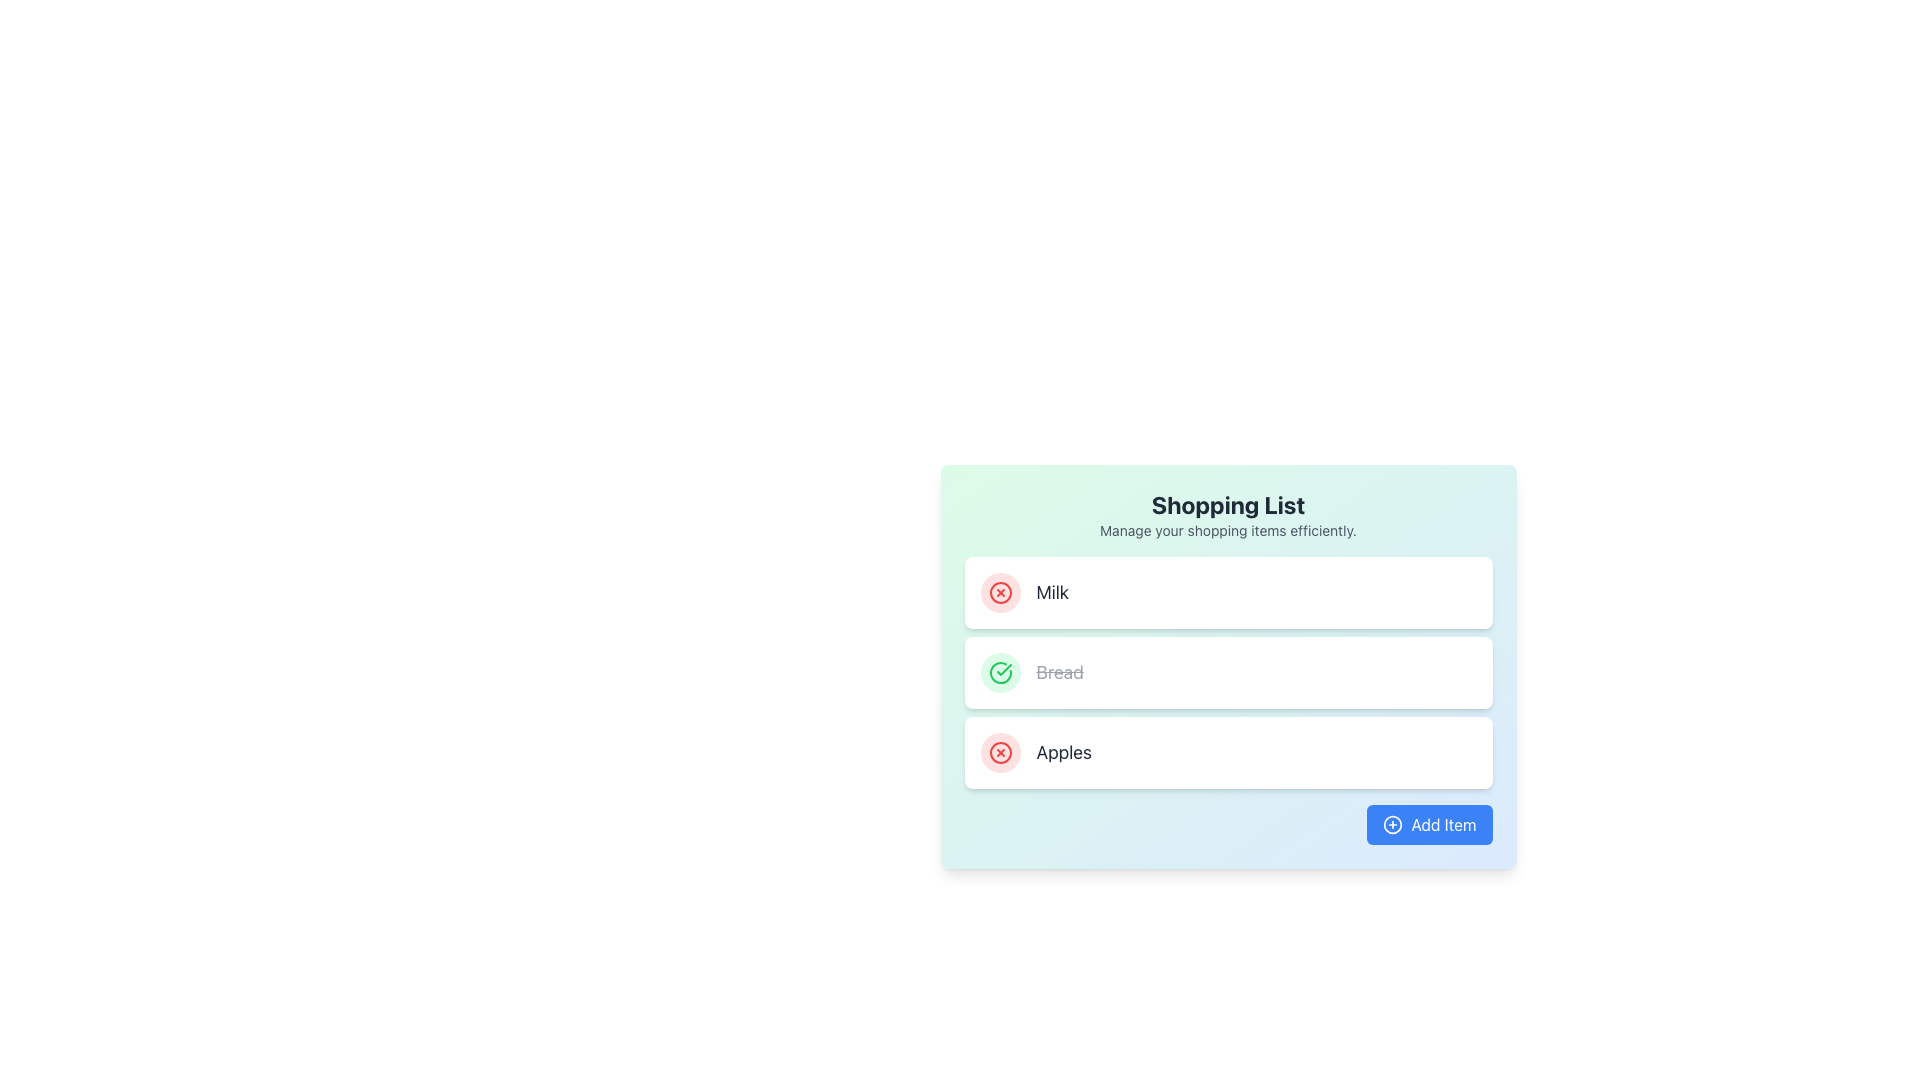 This screenshot has height=1080, width=1920. Describe the element at coordinates (1024, 592) in the screenshot. I see `the 'Milk' list item in the 'Shopping List'` at that location.